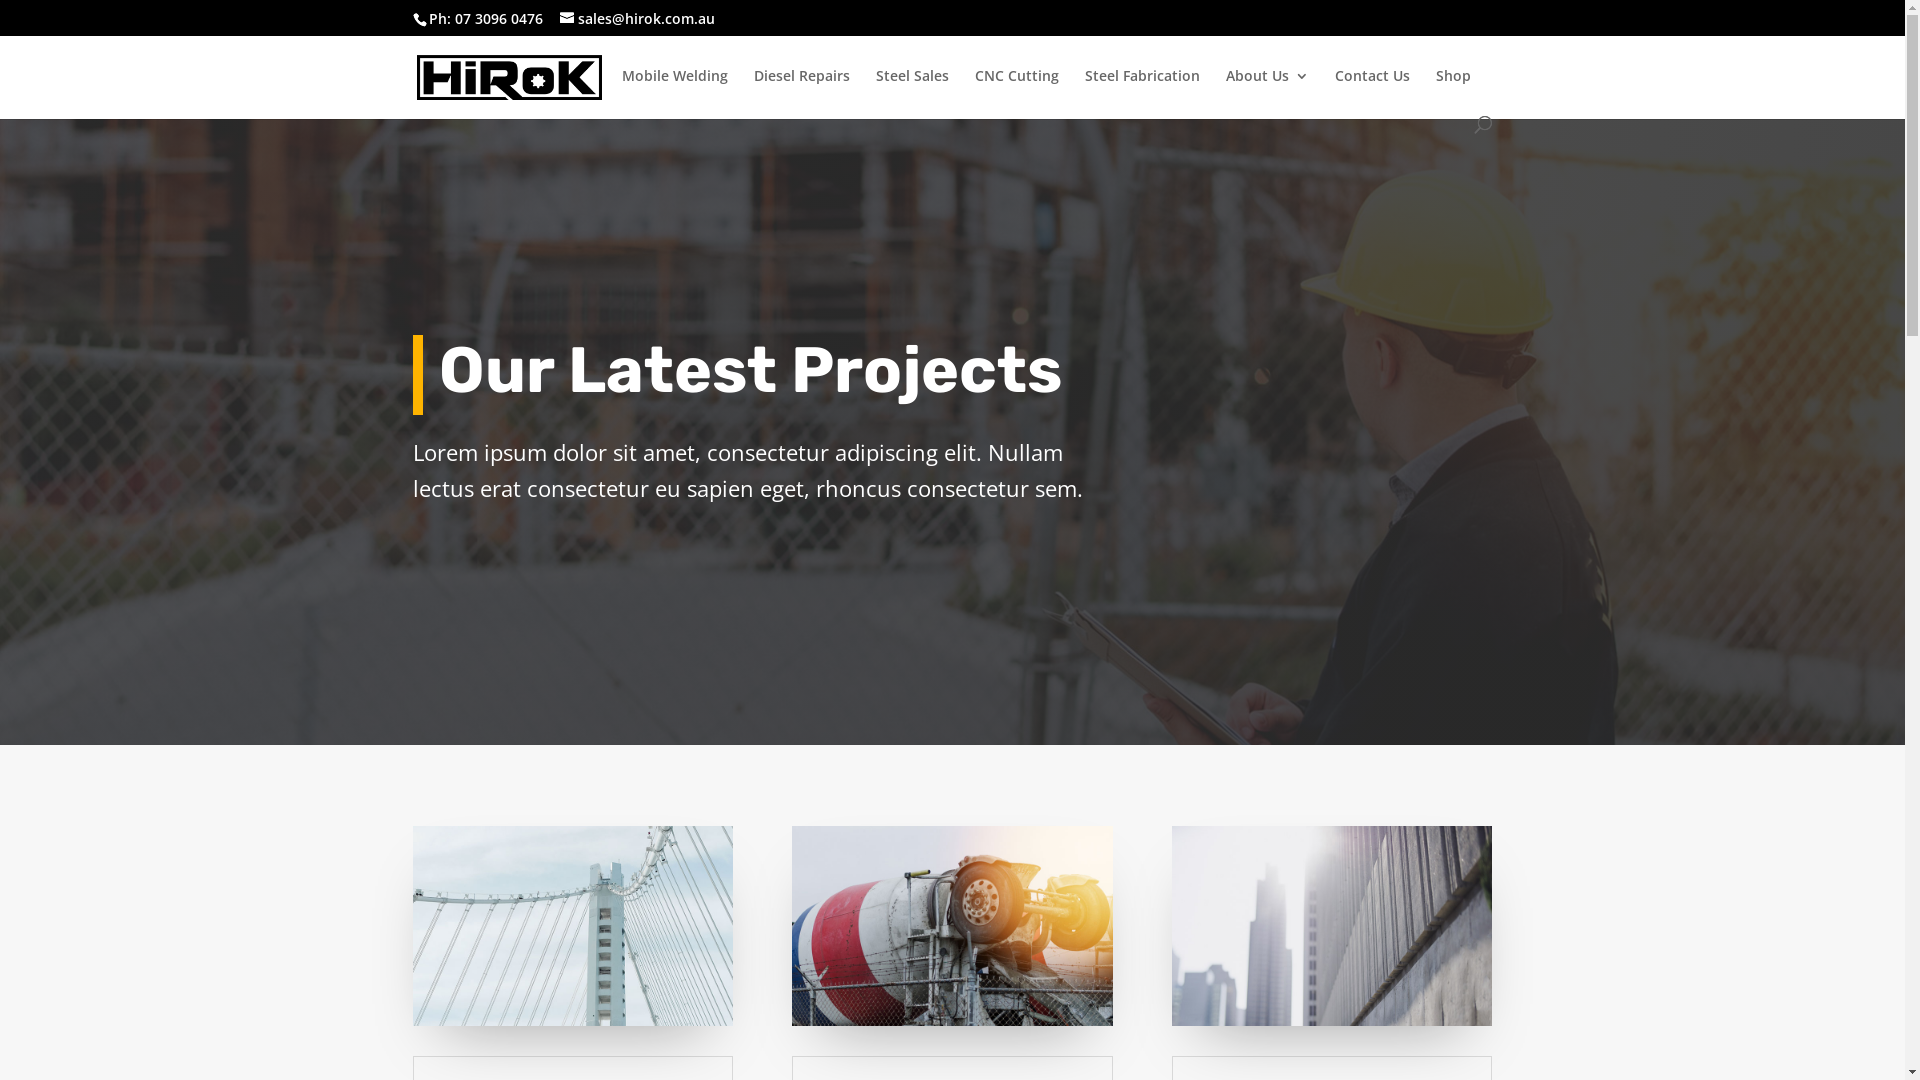 The image size is (1920, 1080). I want to click on 'sales@hirok.com.au', so click(636, 17).